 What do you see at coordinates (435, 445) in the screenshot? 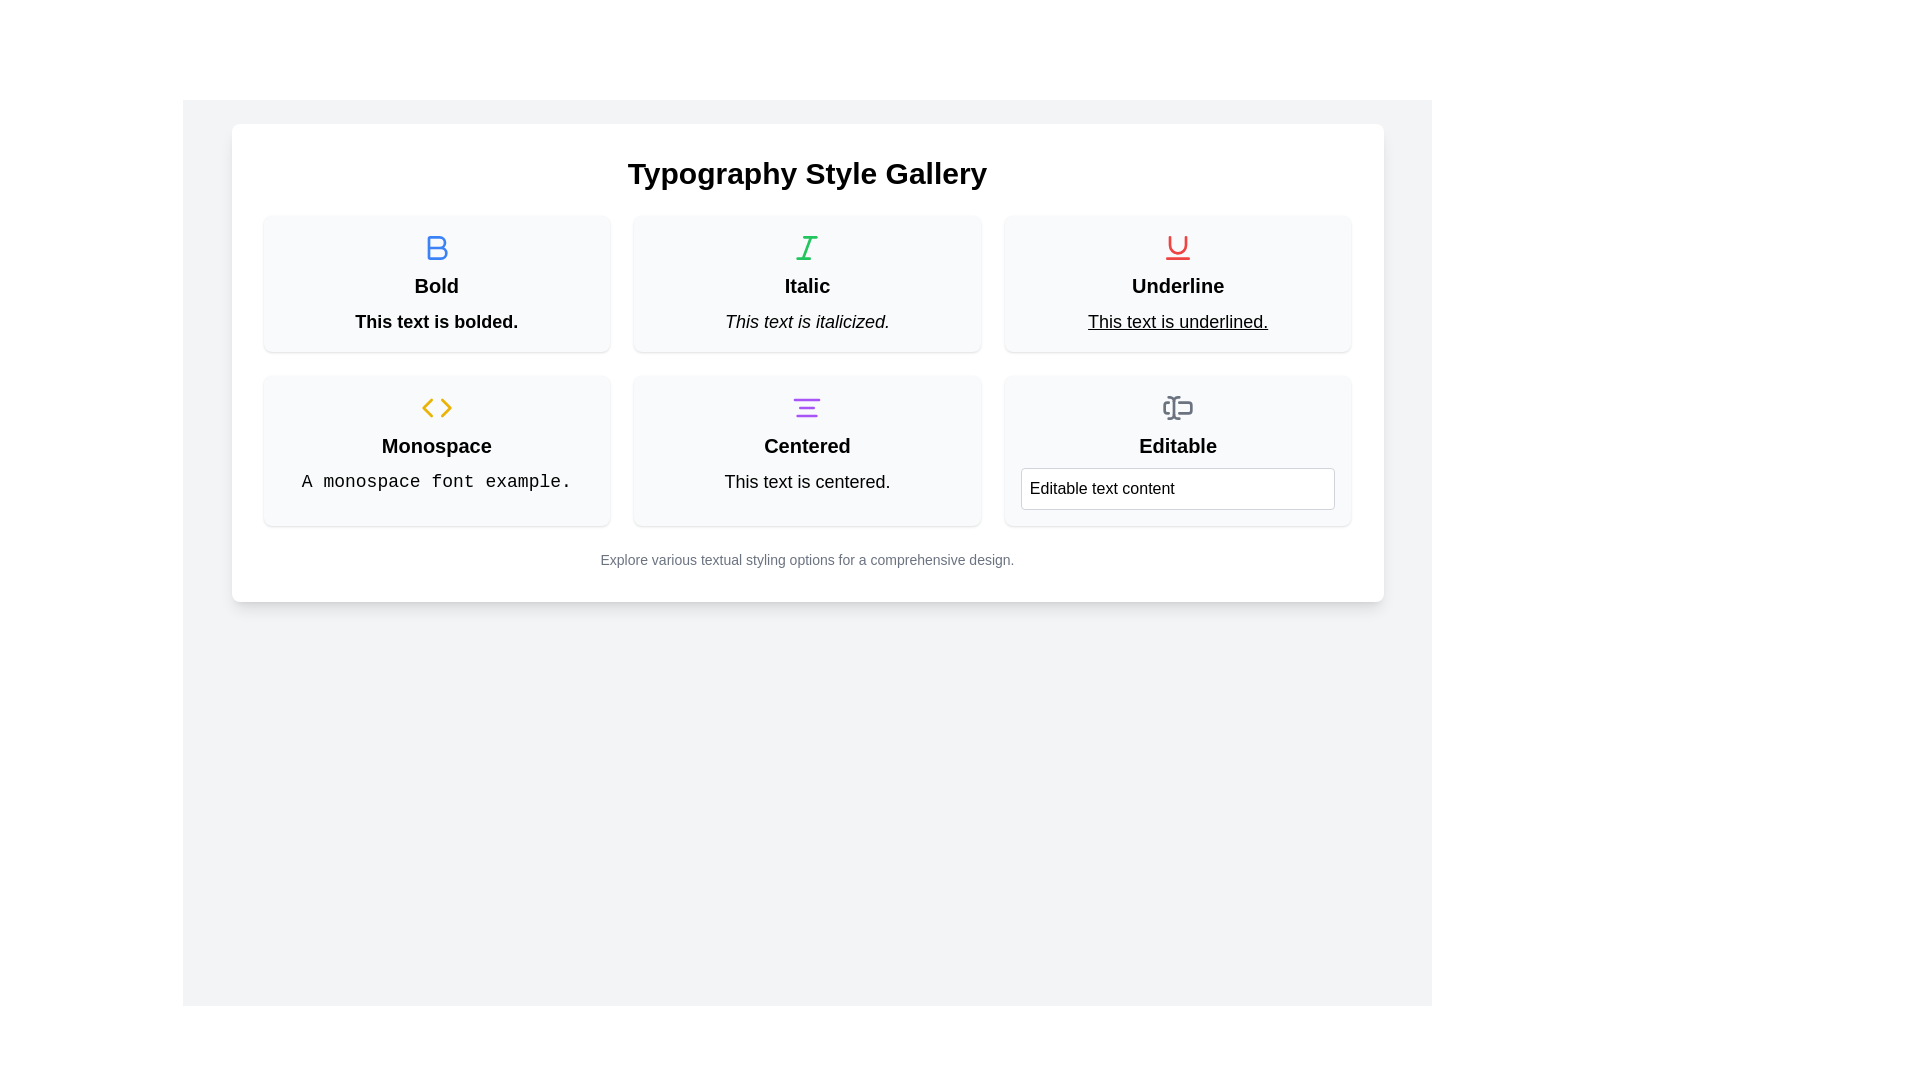
I see `text label that serves as a title for the monospace font style demonstration, located in the lower-left card of a 2x3 grid, positioned at the top above a smaller descriptive text and below an icon resembling coding tags` at bounding box center [435, 445].